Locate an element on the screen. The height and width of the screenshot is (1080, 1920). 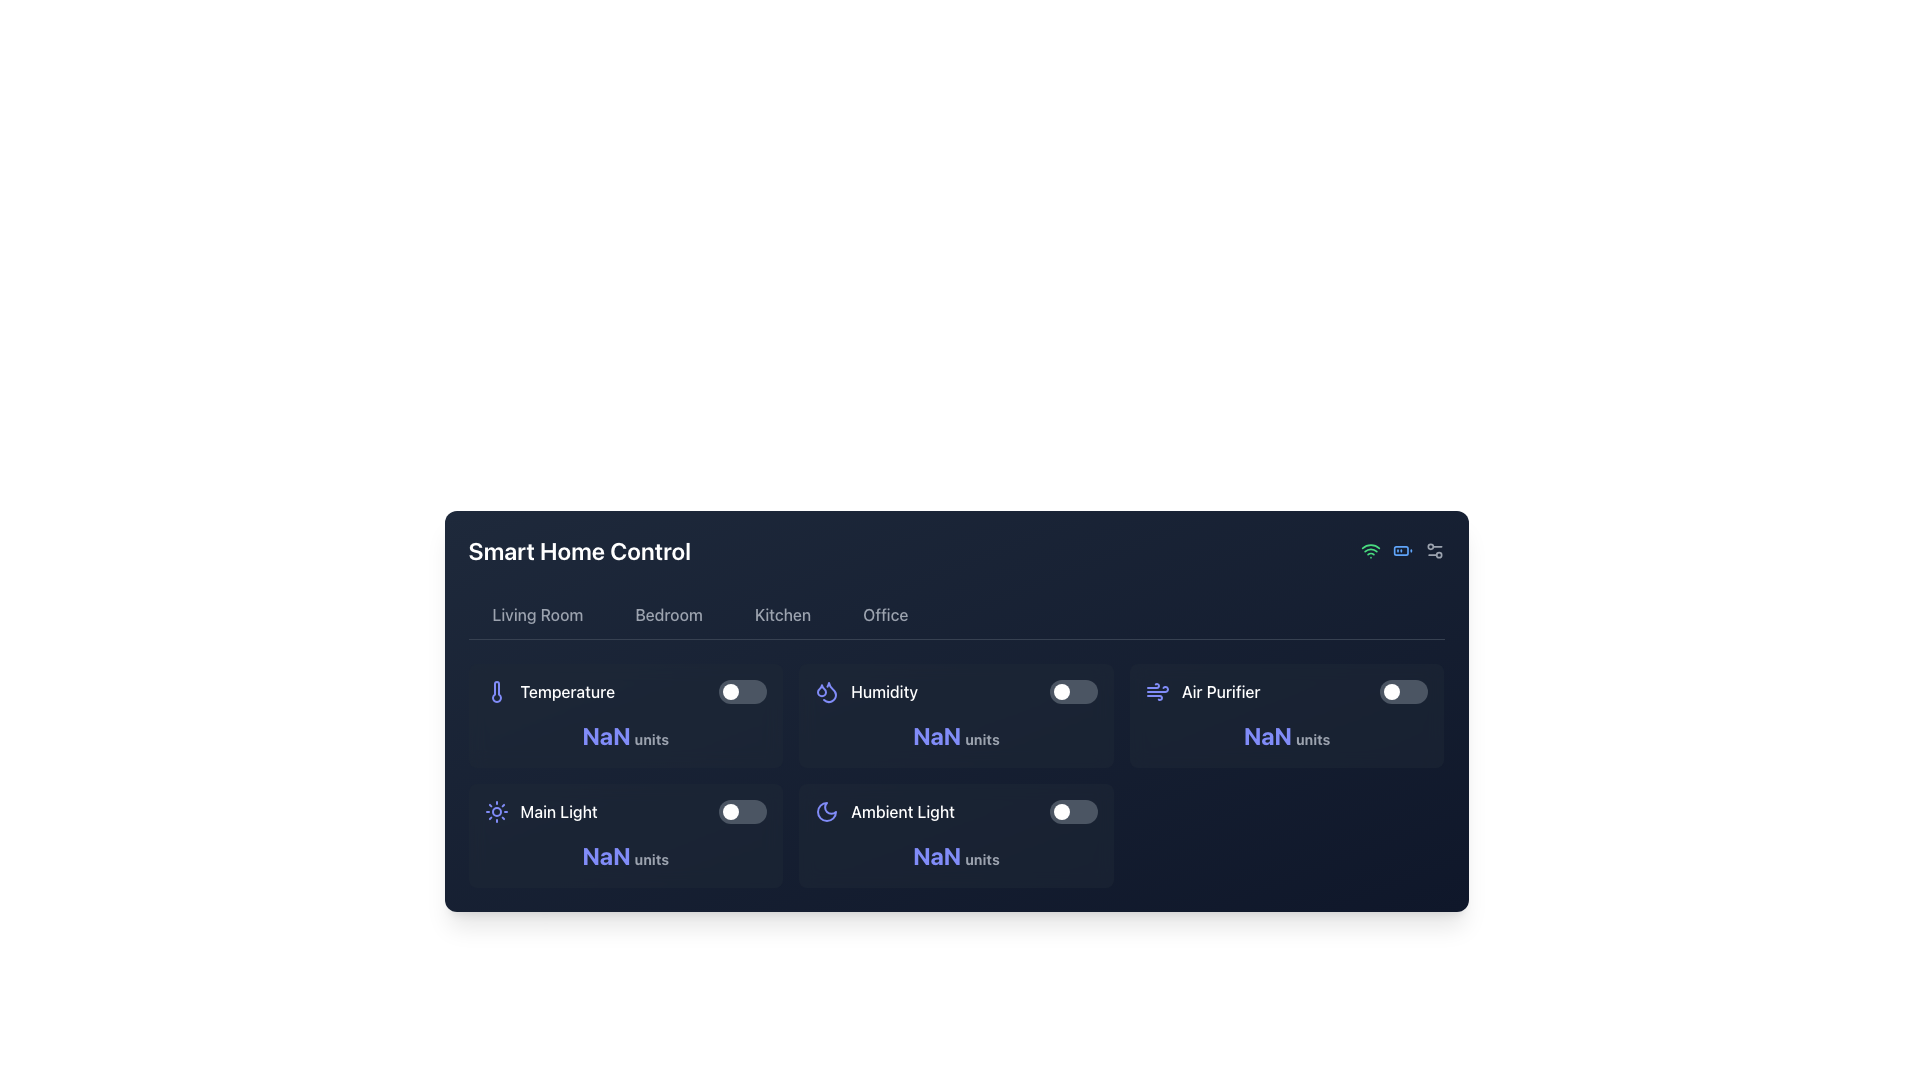
Wi-Fi status represented by the green Wi-Fi signal icon, which is the first icon in the top-right corner of the interface is located at coordinates (1369, 551).